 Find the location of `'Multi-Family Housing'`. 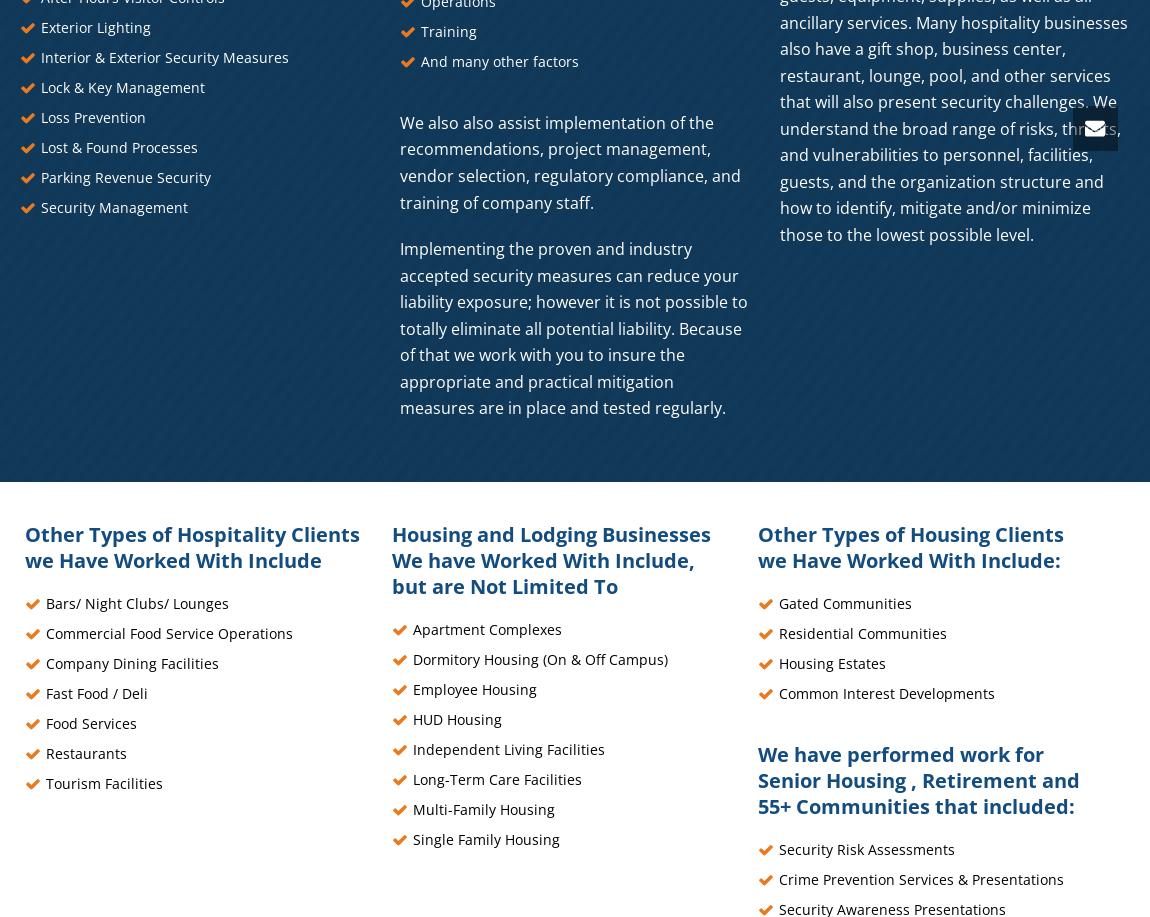

'Multi-Family Housing' is located at coordinates (483, 808).